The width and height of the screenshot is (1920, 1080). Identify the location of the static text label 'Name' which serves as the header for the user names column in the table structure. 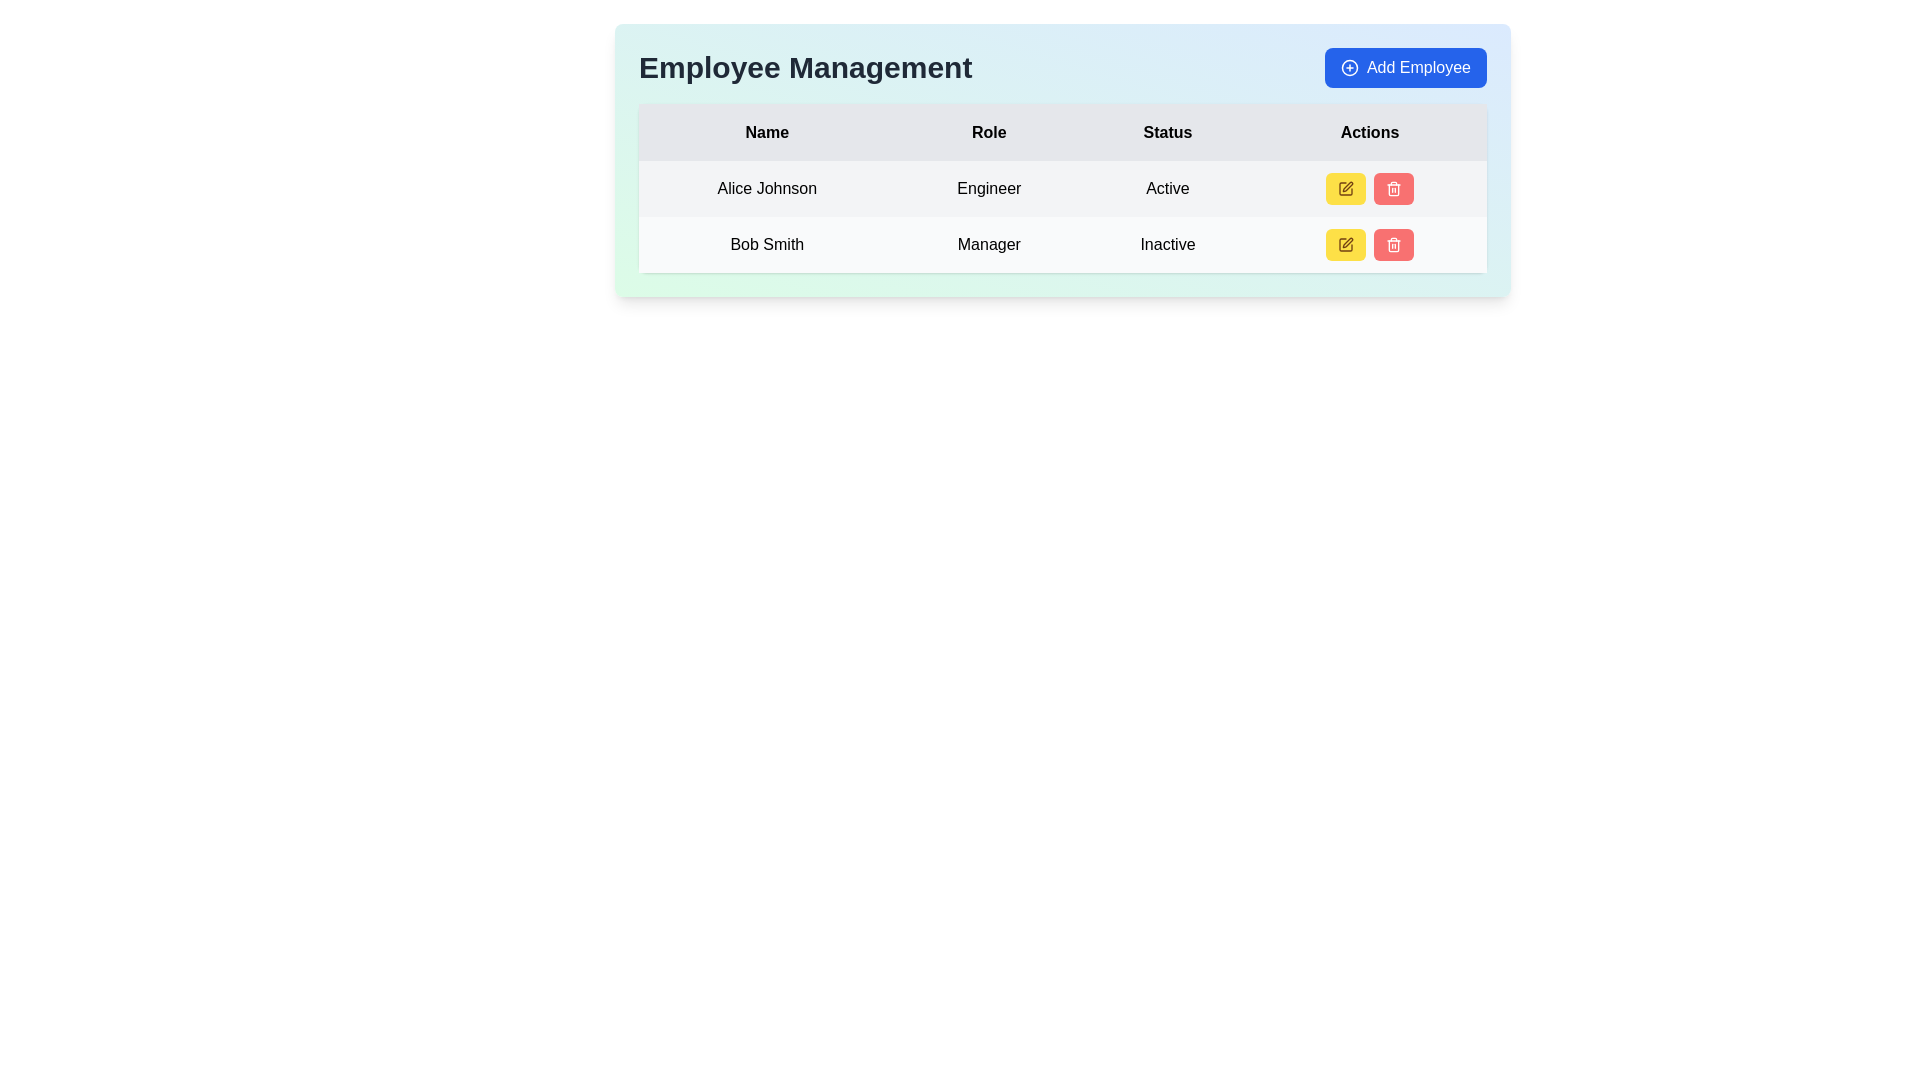
(766, 132).